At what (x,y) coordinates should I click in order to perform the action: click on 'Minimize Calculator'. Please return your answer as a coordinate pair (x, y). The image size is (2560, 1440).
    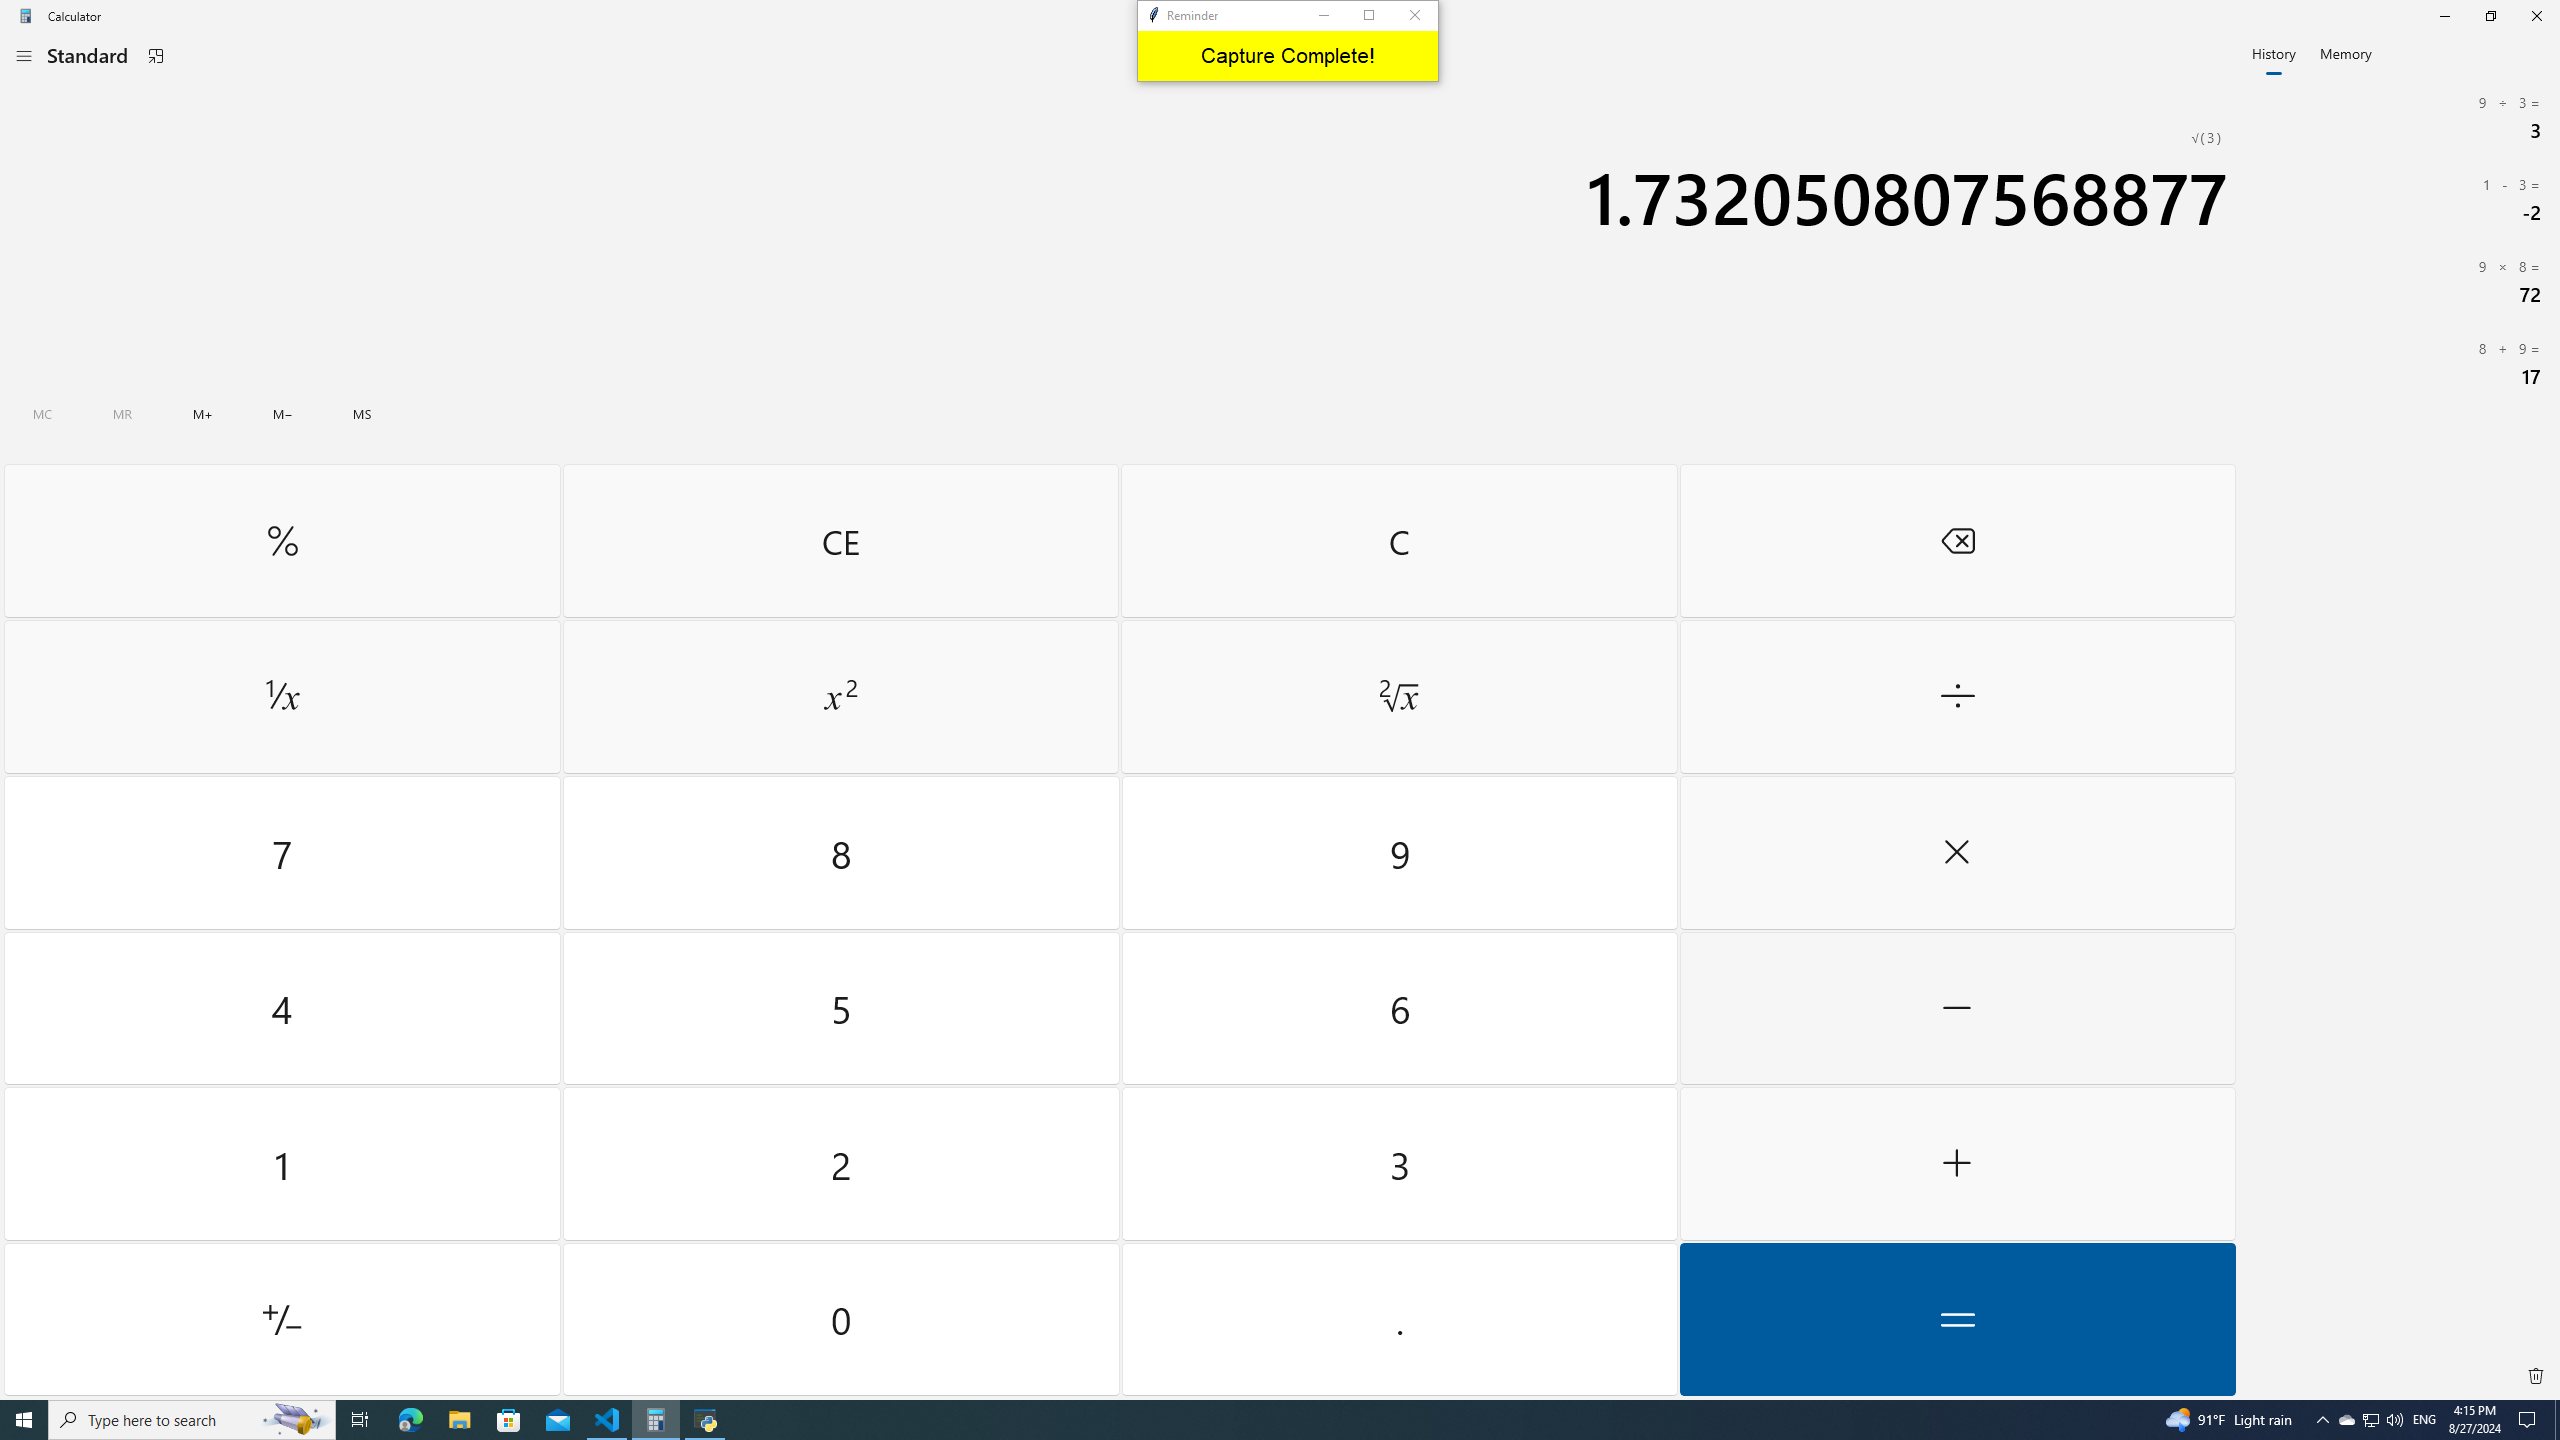
    Looking at the image, I should click on (2443, 15).